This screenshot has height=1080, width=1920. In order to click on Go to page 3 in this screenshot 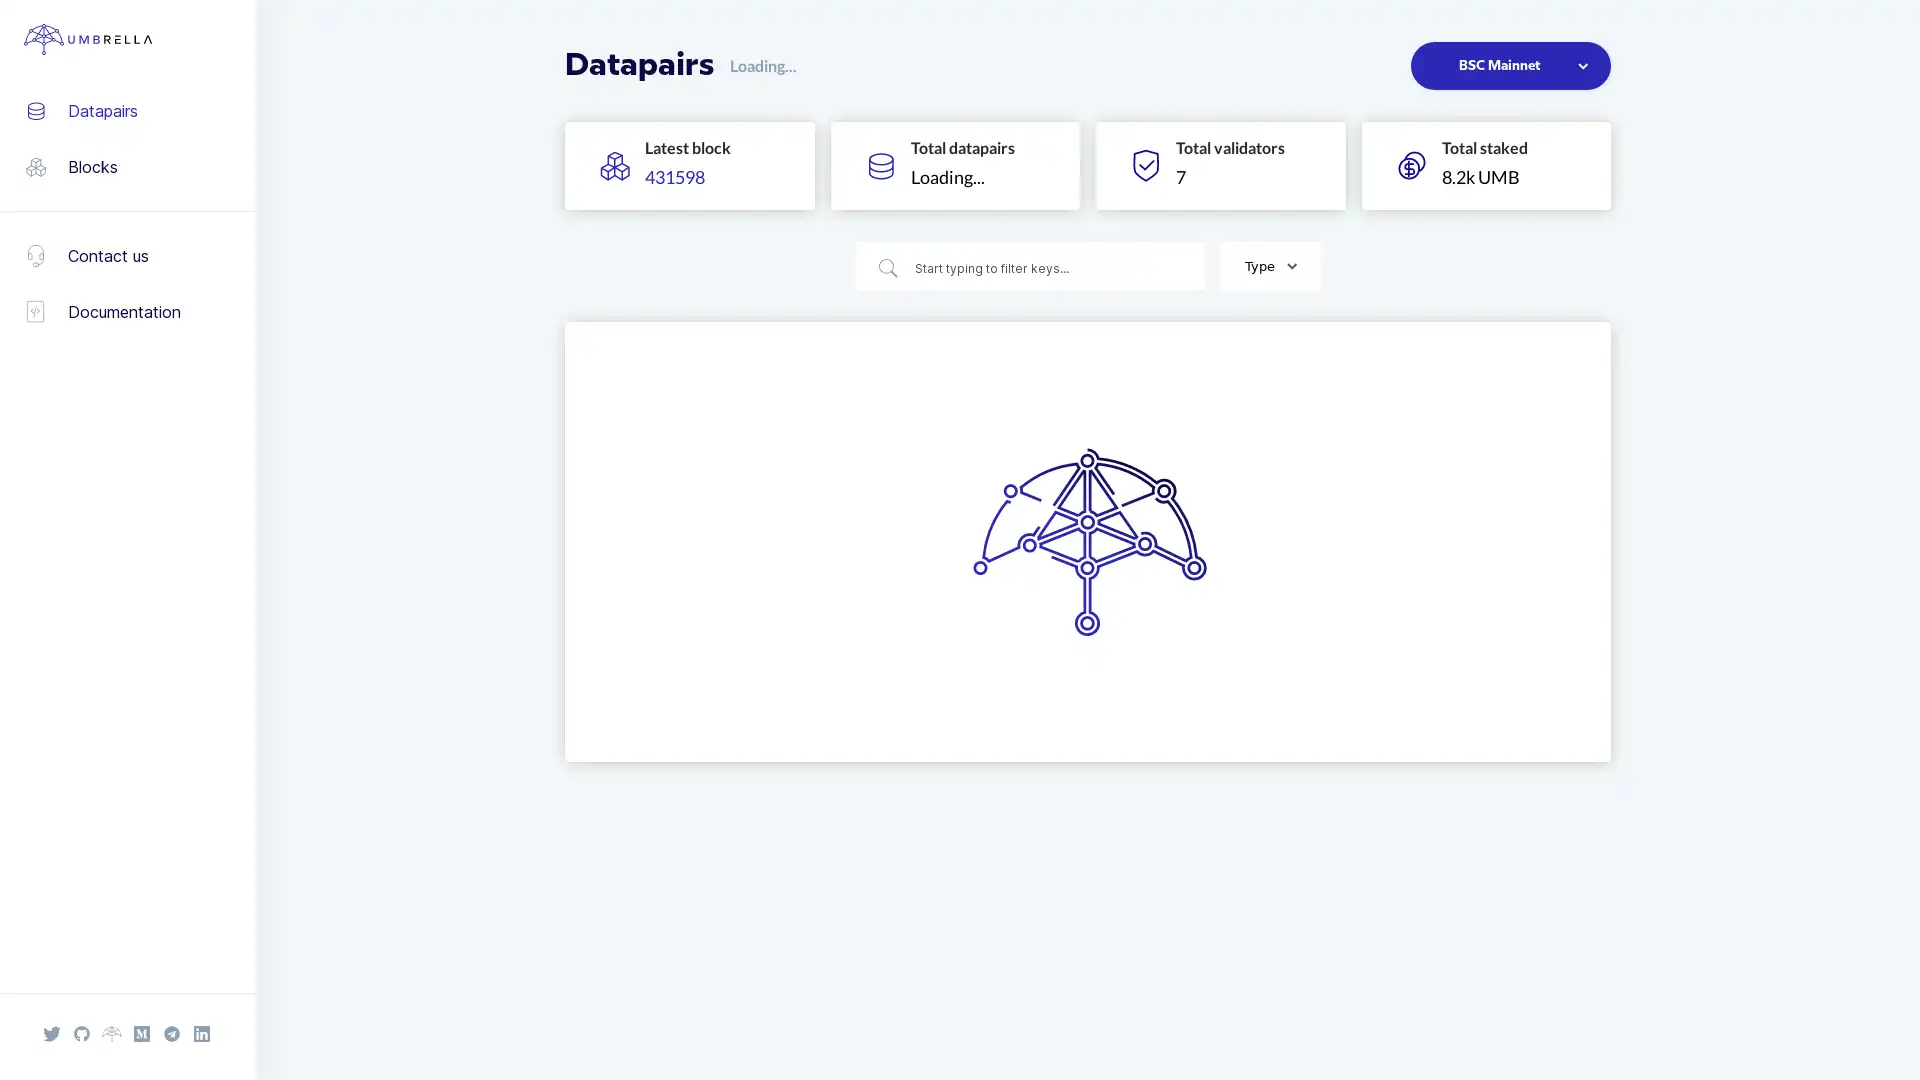, I will do `click(713, 721)`.